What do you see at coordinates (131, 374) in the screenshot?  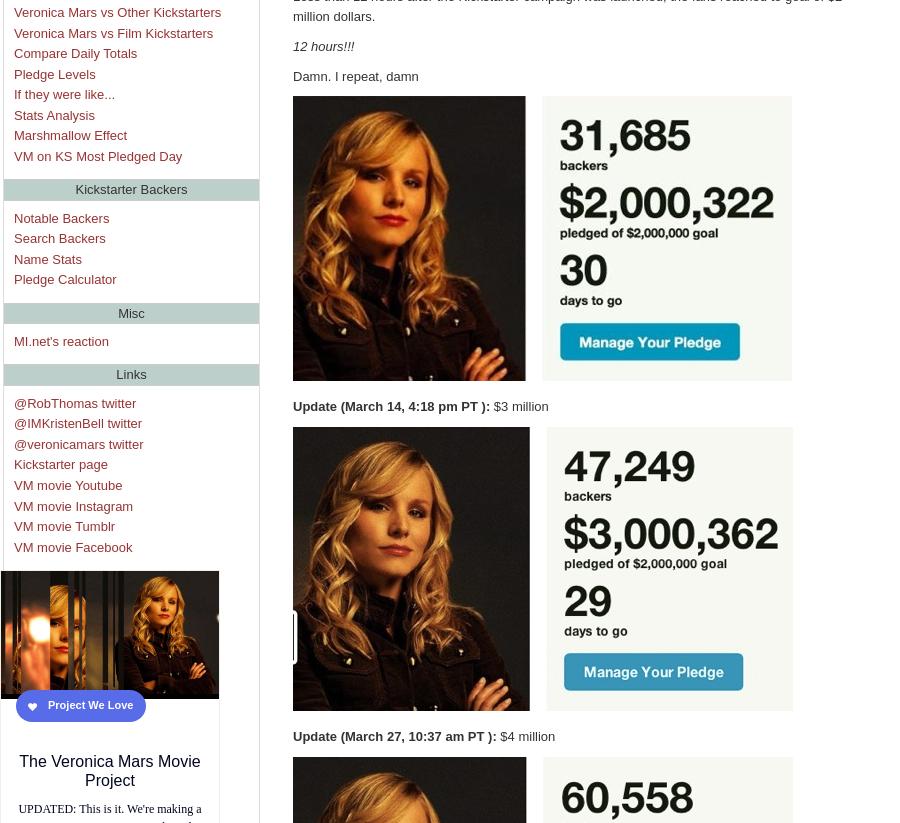 I see `'Links'` at bounding box center [131, 374].